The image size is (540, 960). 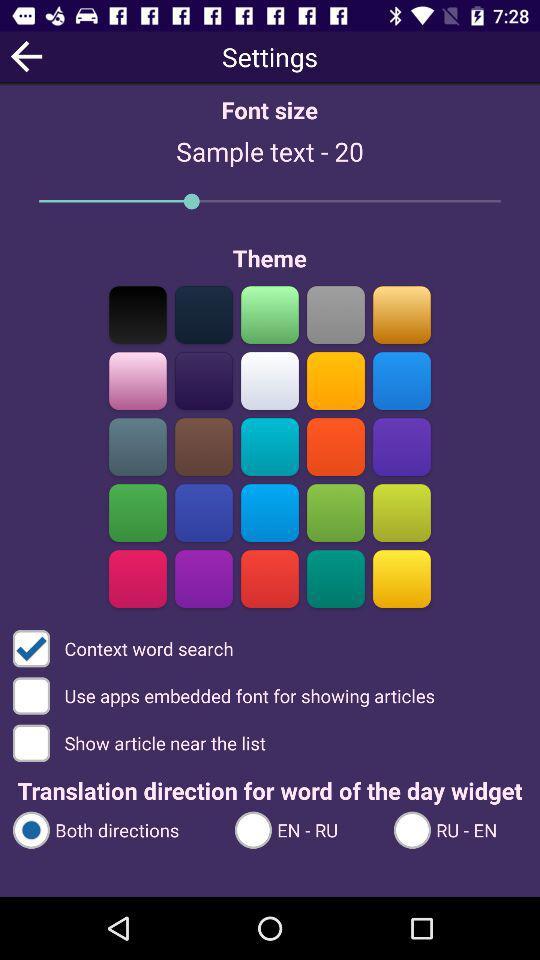 What do you see at coordinates (335, 512) in the screenshot?
I see `choose theme` at bounding box center [335, 512].